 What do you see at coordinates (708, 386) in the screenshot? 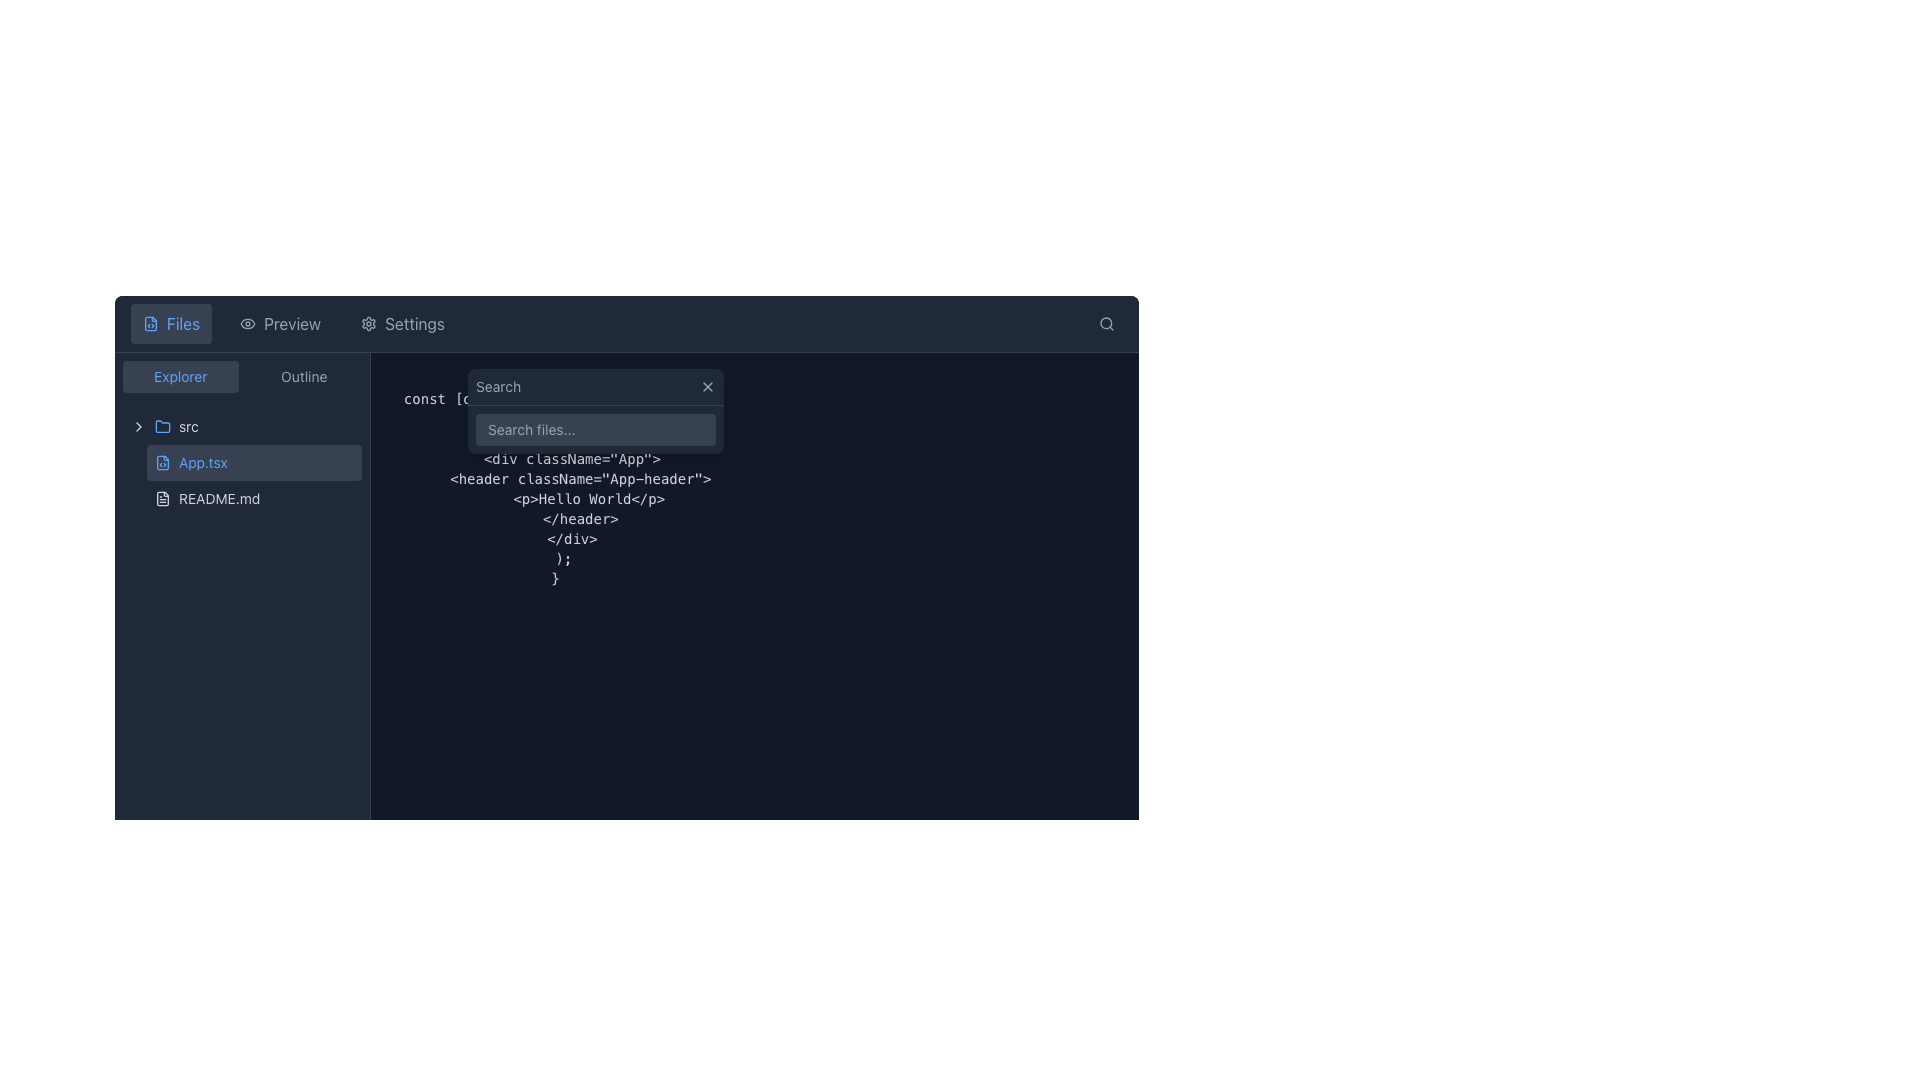
I see `the dismiss button located in the 'Search' section at the top-center of the interface, adjacent to the text 'Search', to observe the hover effect` at bounding box center [708, 386].